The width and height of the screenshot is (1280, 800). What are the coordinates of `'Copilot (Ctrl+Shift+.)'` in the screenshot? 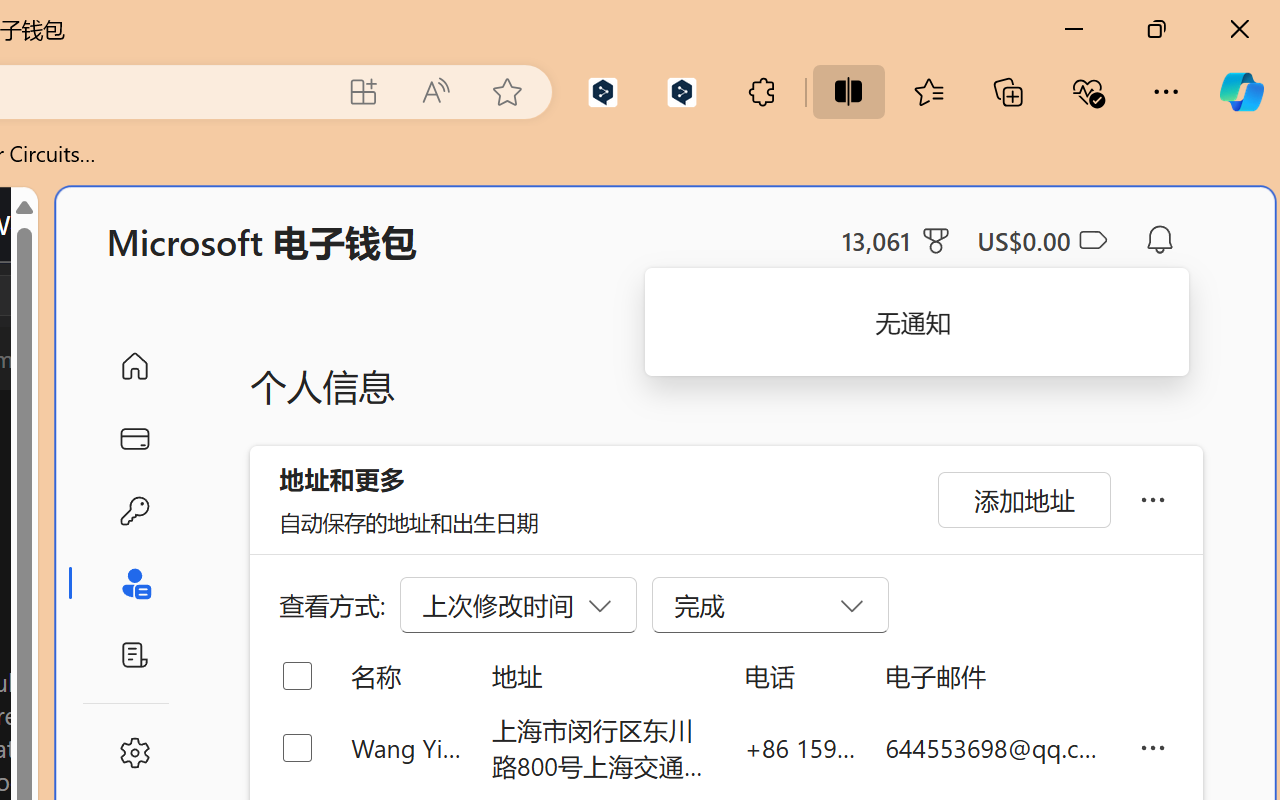 It's located at (1240, 91).